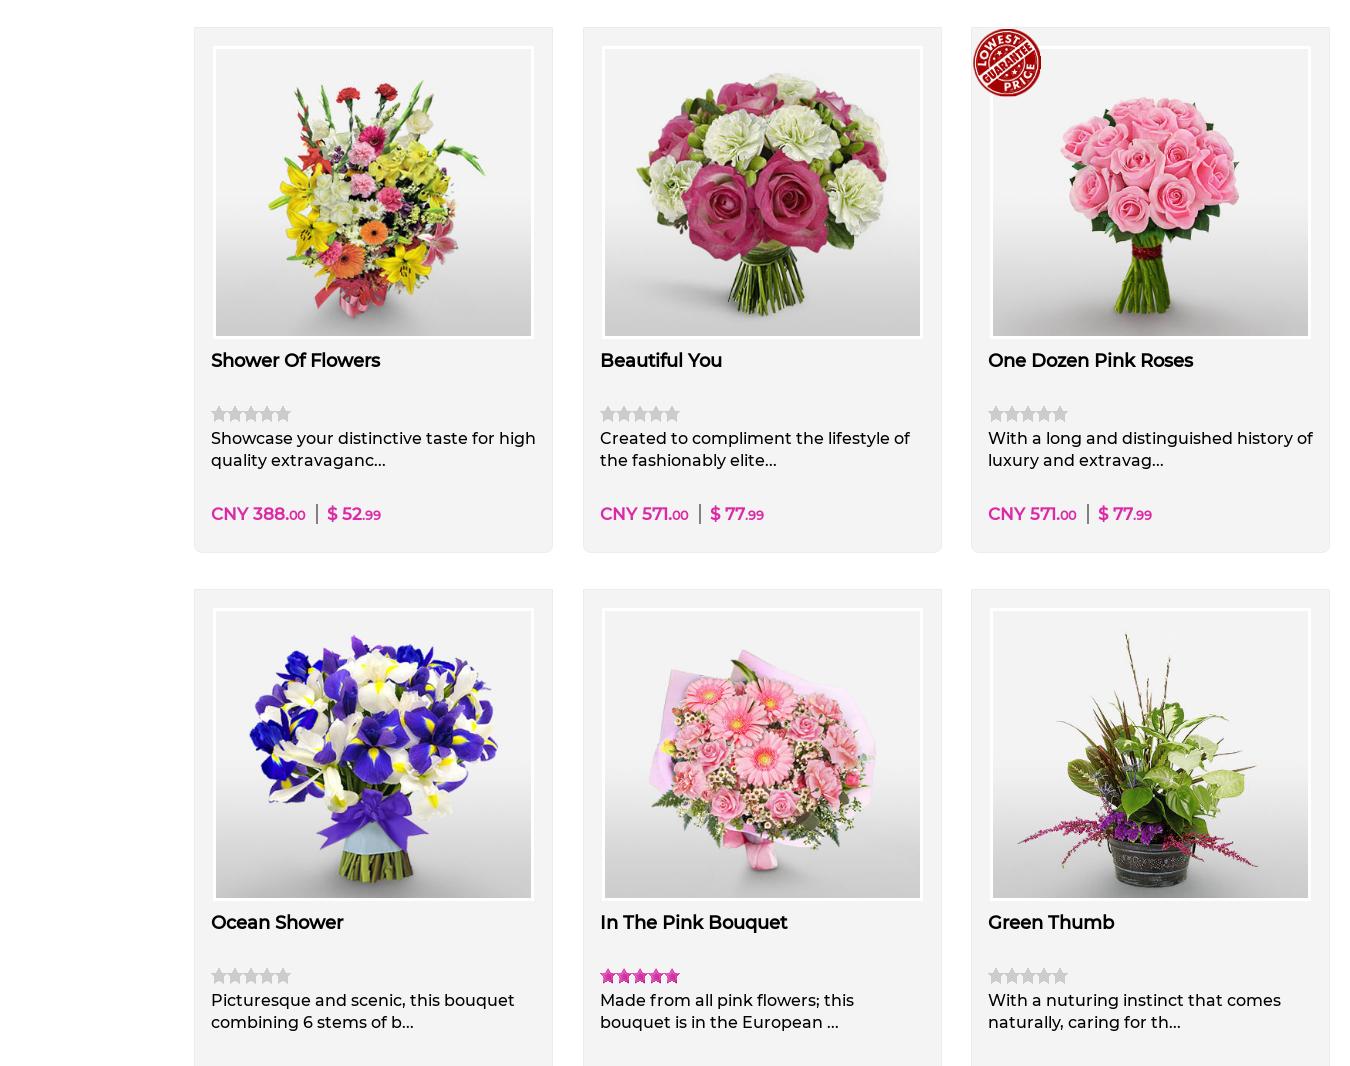  Describe the element at coordinates (1148, 449) in the screenshot. I see `'With a long and distinguished history of luxury and extravag...'` at that location.